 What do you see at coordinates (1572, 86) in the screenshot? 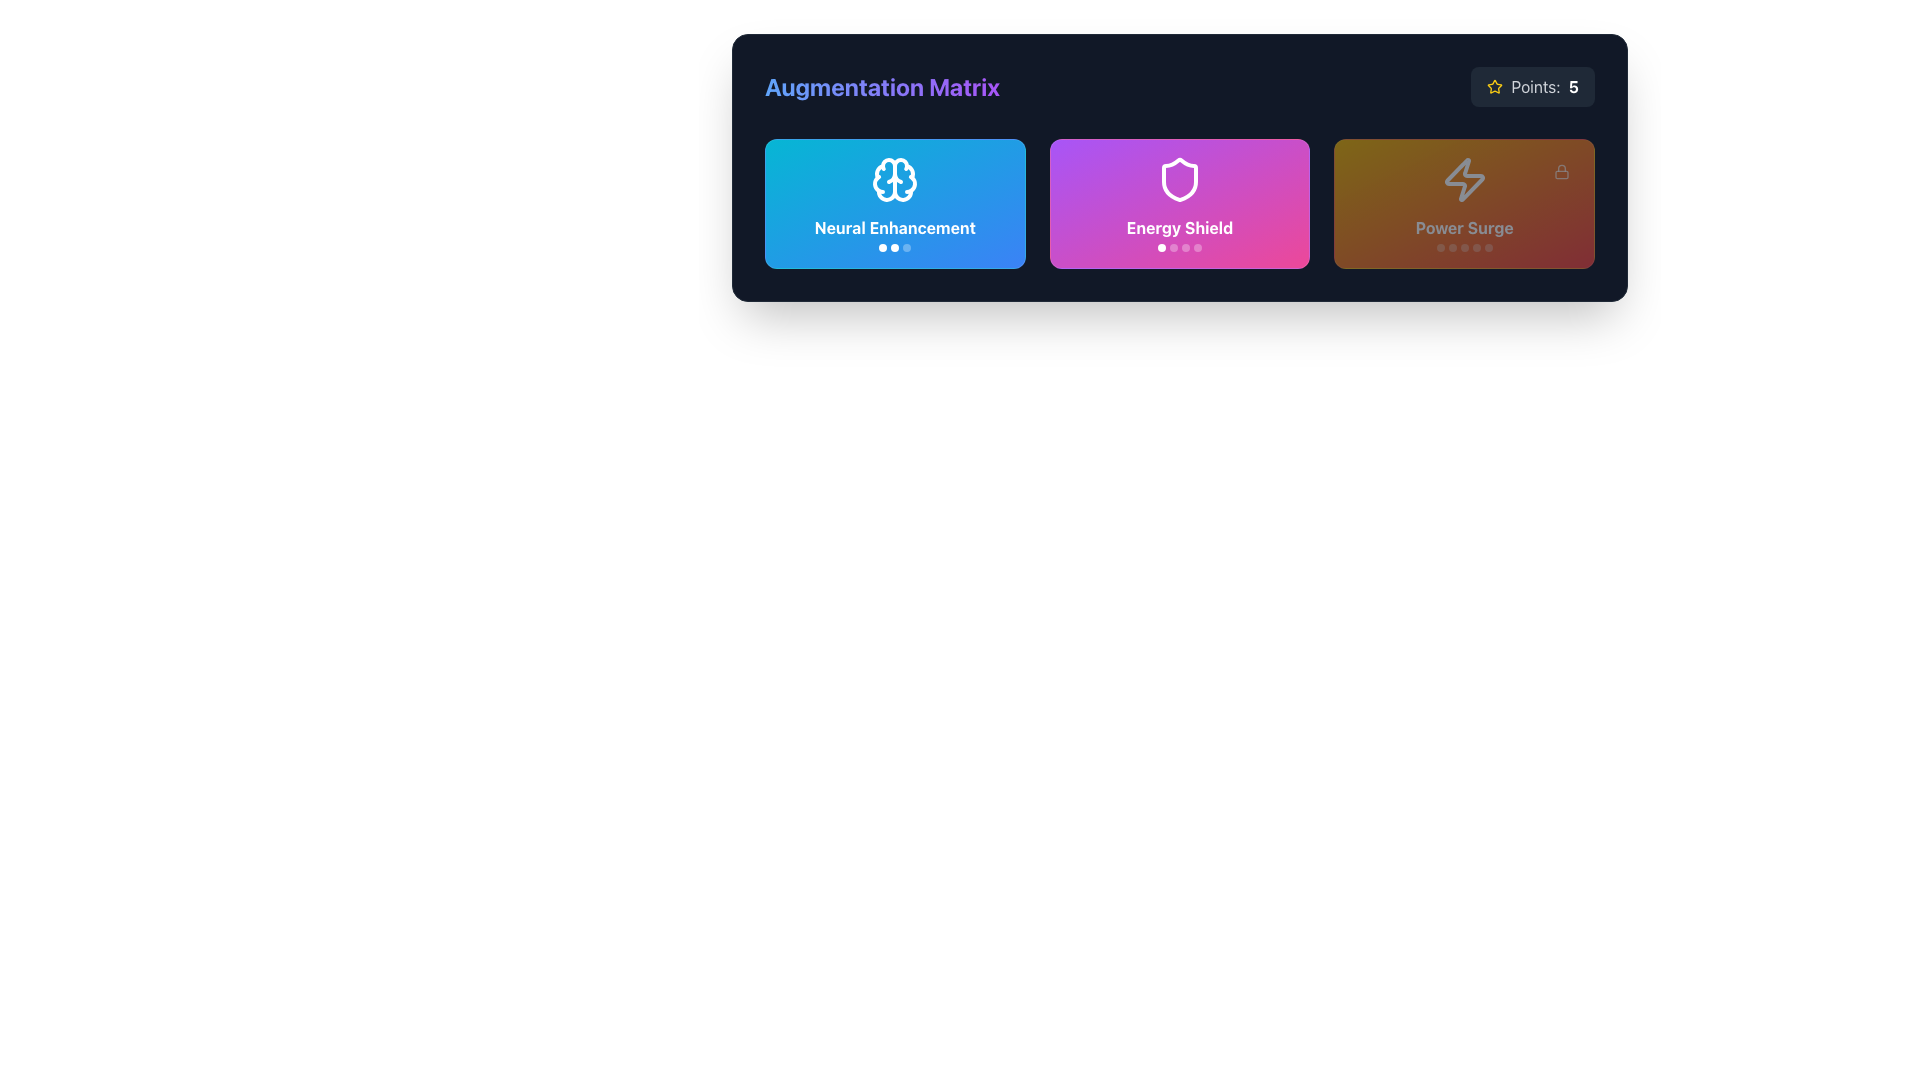
I see `the Text label displaying the current points or score in the UI, which is positioned to the right of the 'Points:' label` at bounding box center [1572, 86].